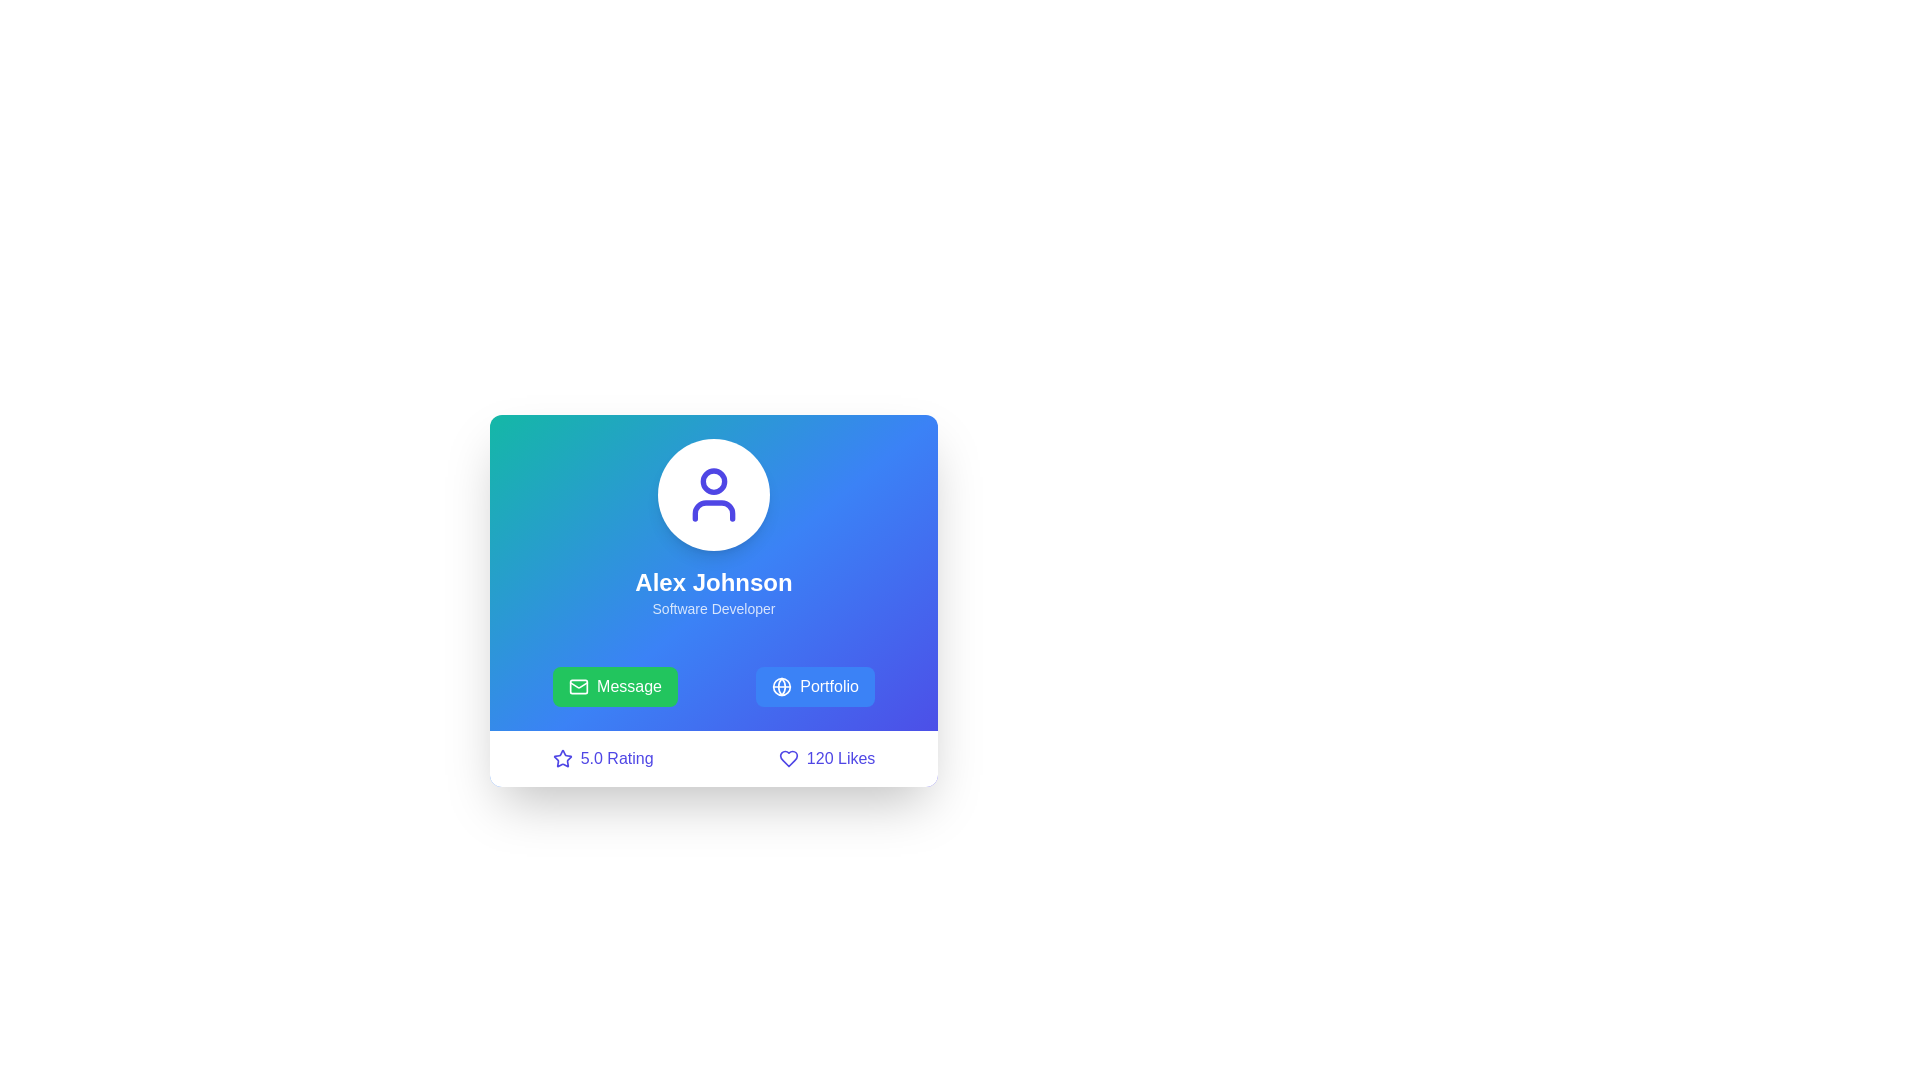 This screenshot has width=1920, height=1080. I want to click on the text label displaying '120 Likes' in medium-weight blue font, located at the bottom right of the card, following the heart-shaped icon, so click(841, 759).